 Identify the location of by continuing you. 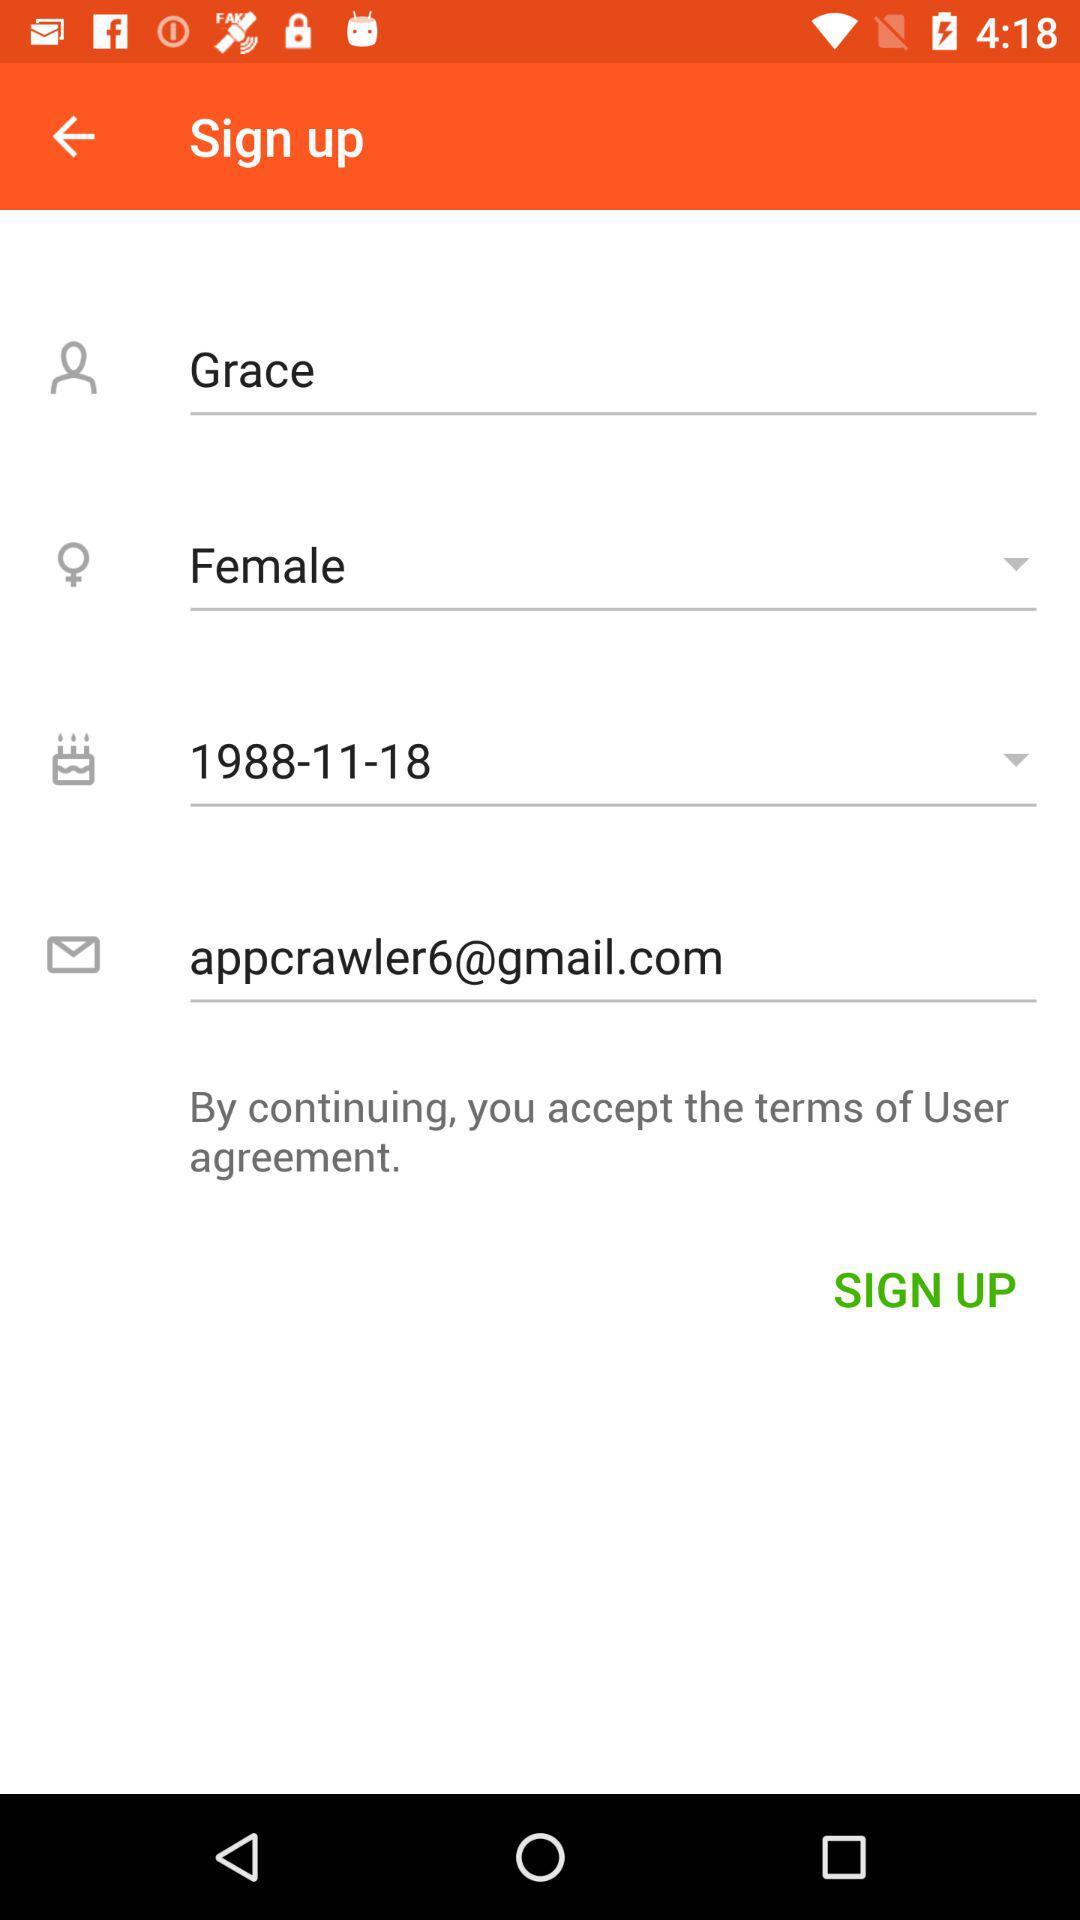
(540, 1140).